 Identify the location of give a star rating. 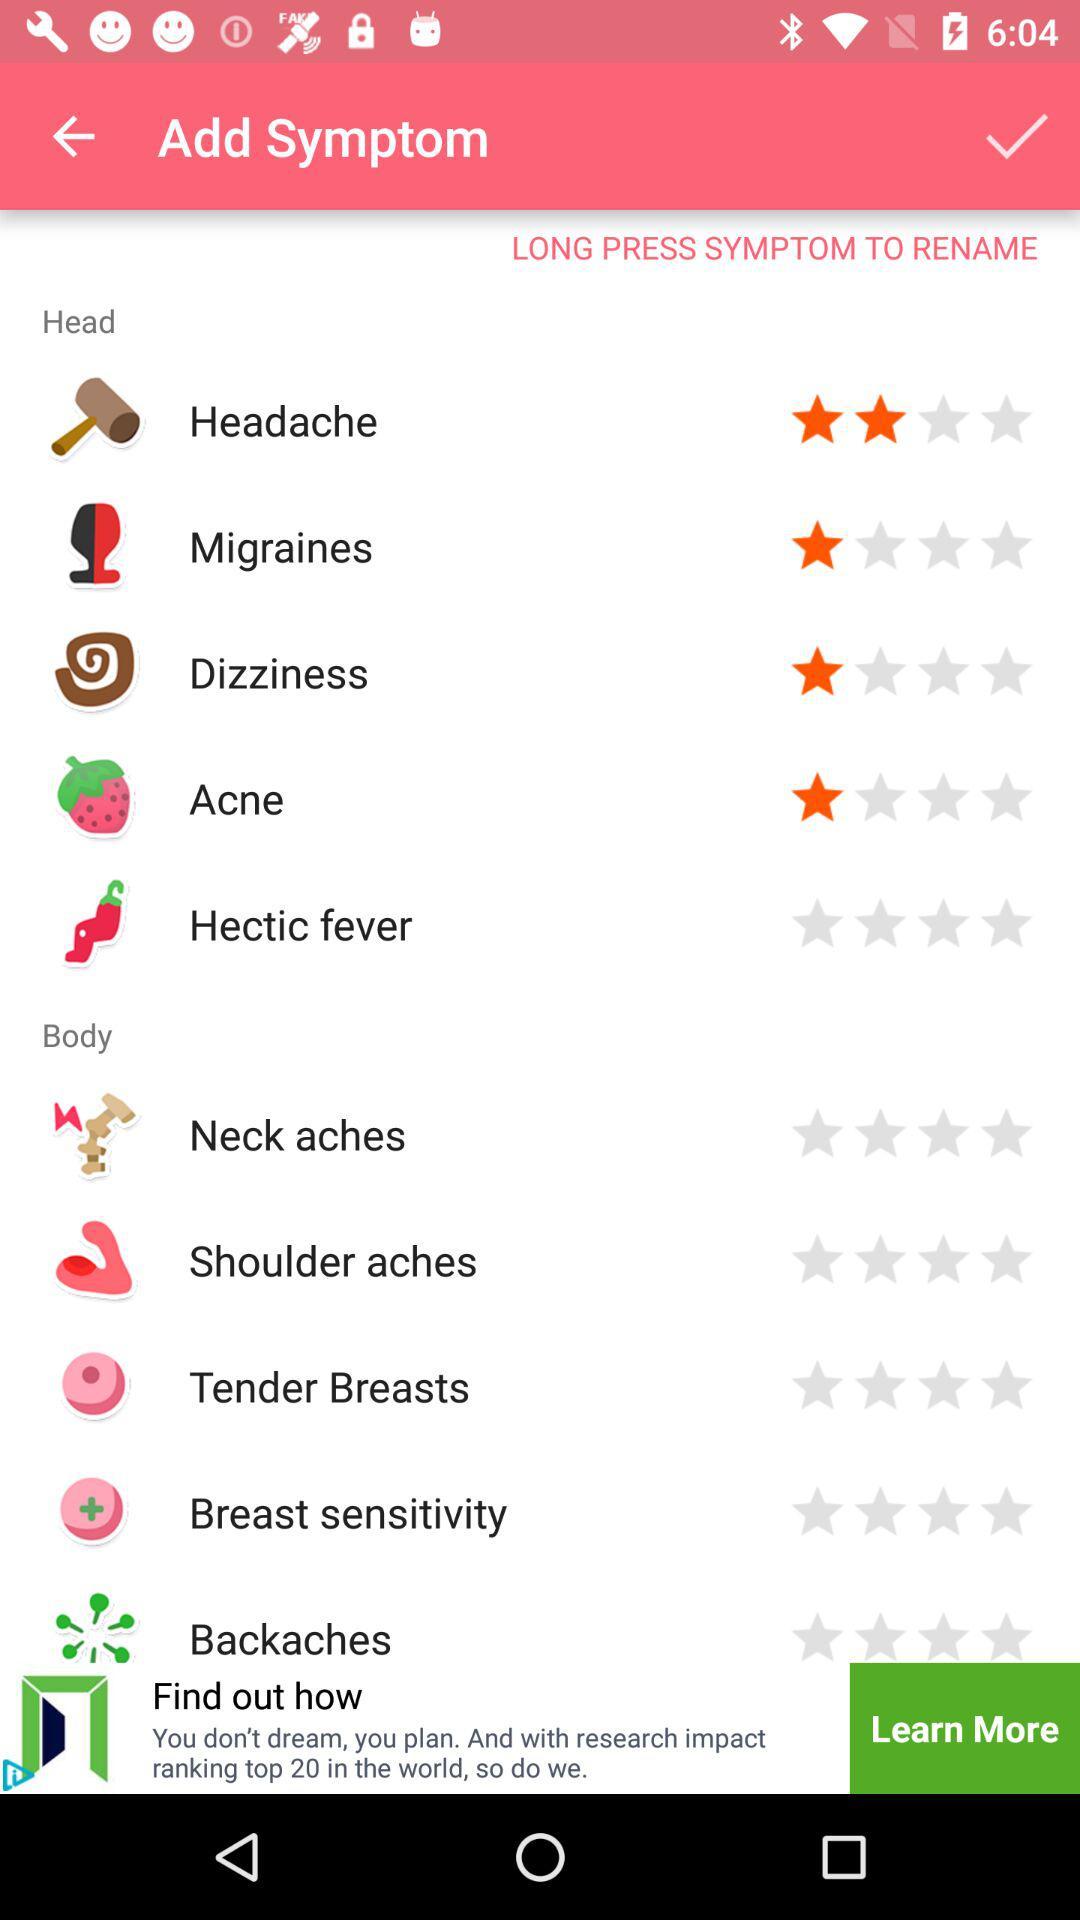
(879, 672).